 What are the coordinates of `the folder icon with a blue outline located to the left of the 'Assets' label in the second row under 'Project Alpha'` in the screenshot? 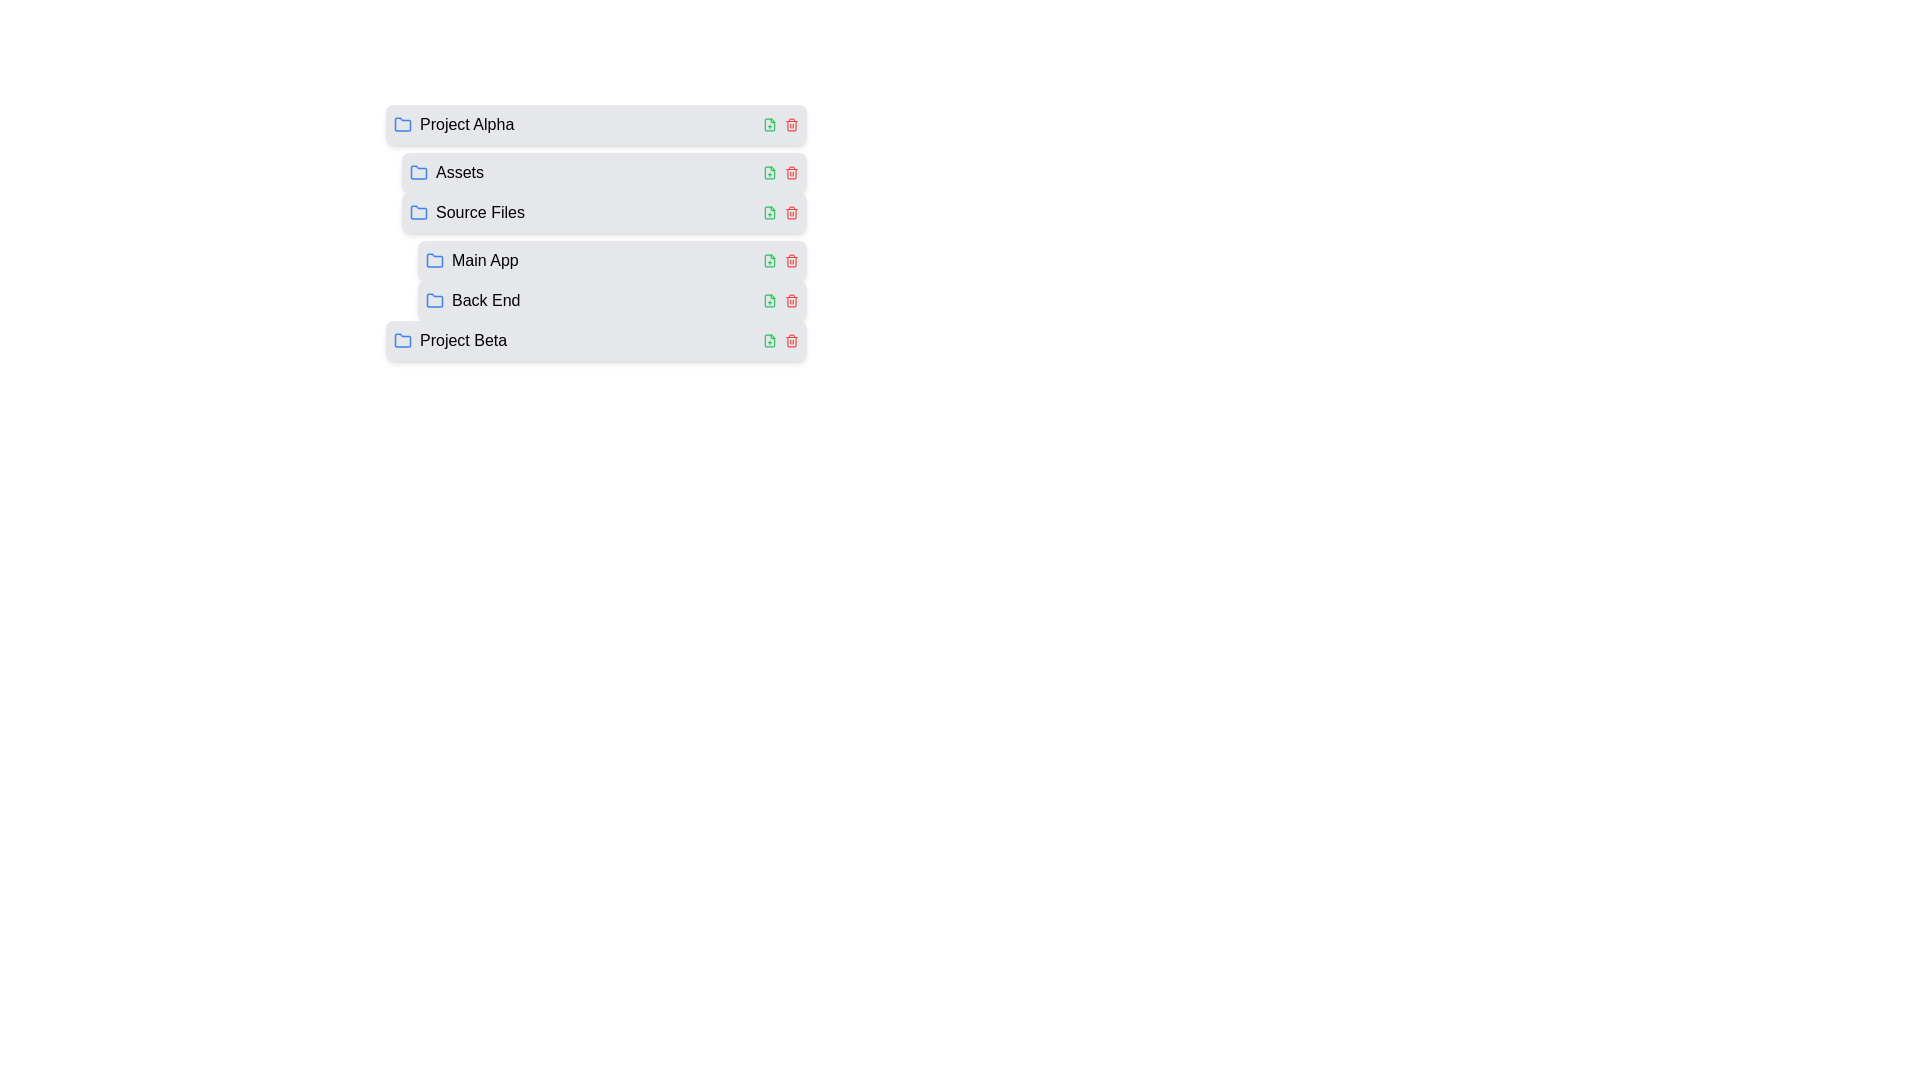 It's located at (417, 171).